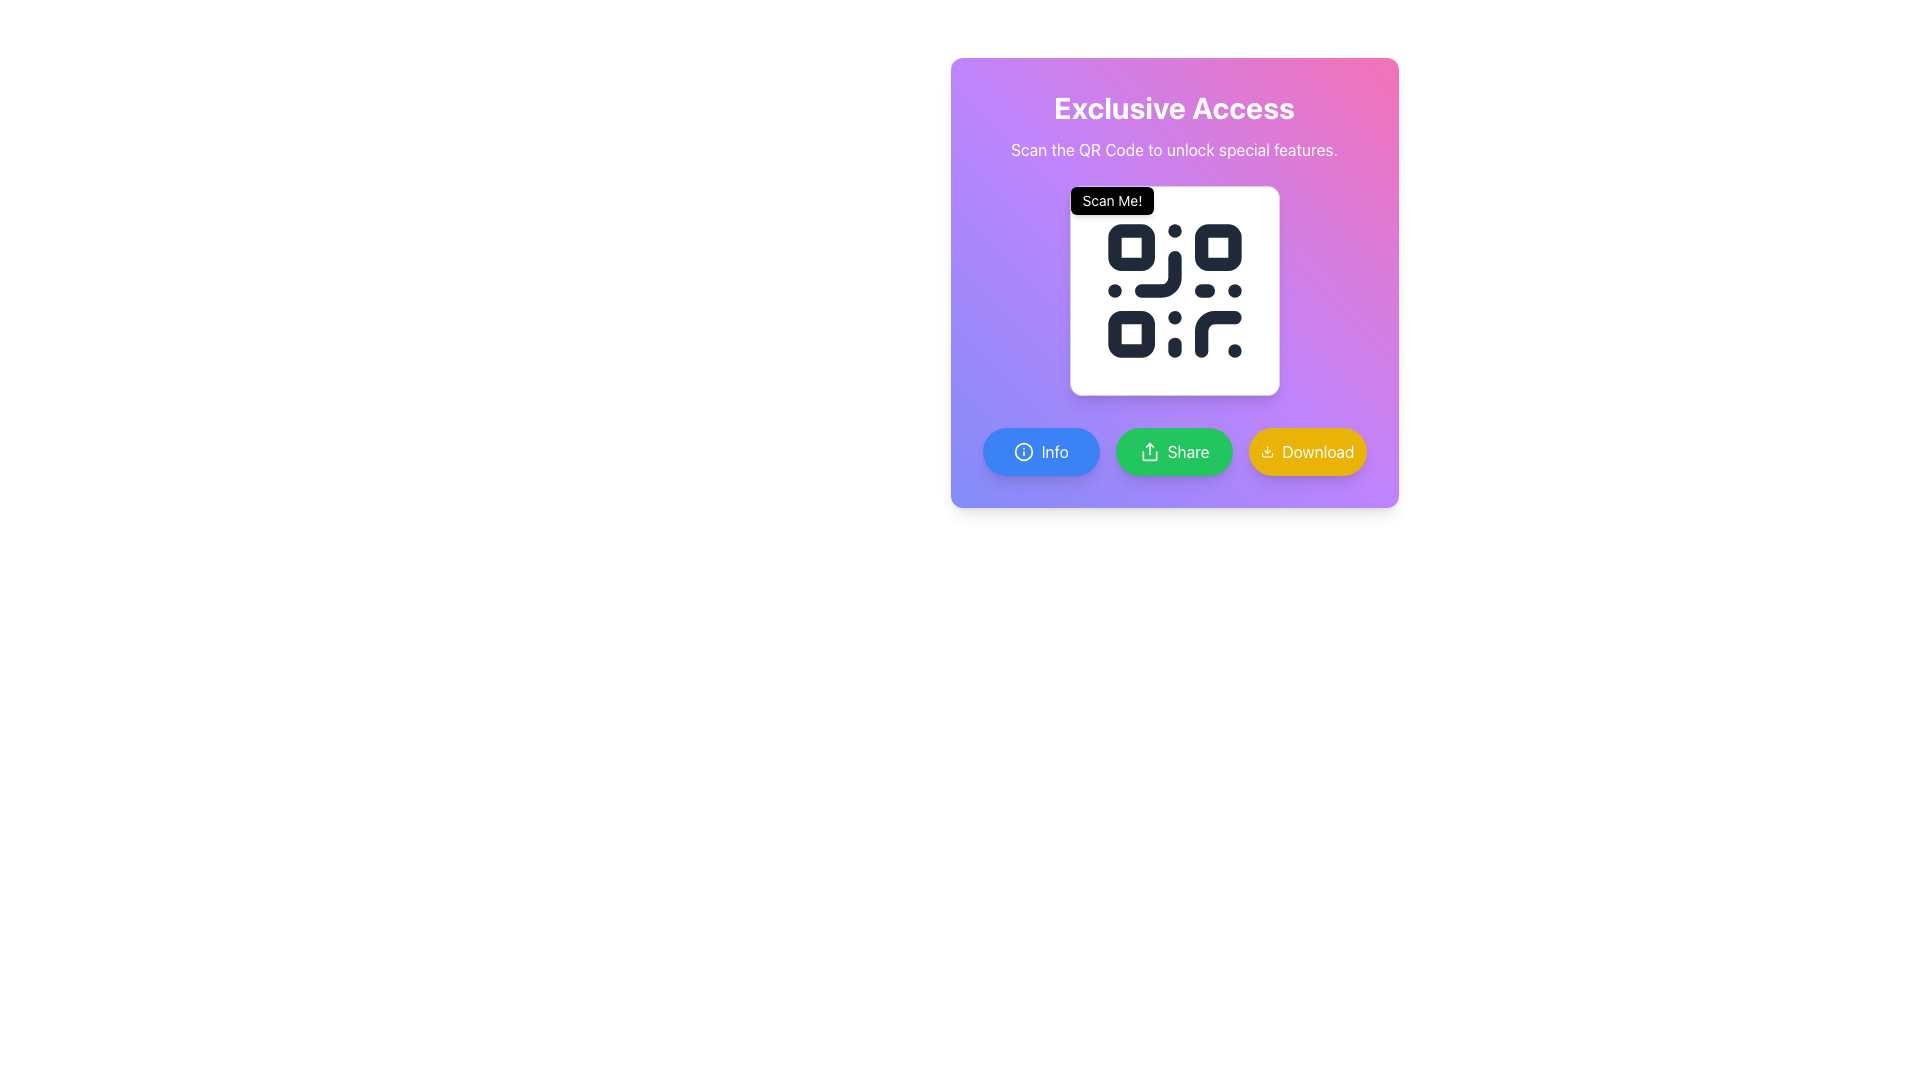 This screenshot has width=1920, height=1080. Describe the element at coordinates (1131, 246) in the screenshot. I see `the small square with rounded corners in the top-left corner of the QR code` at that location.